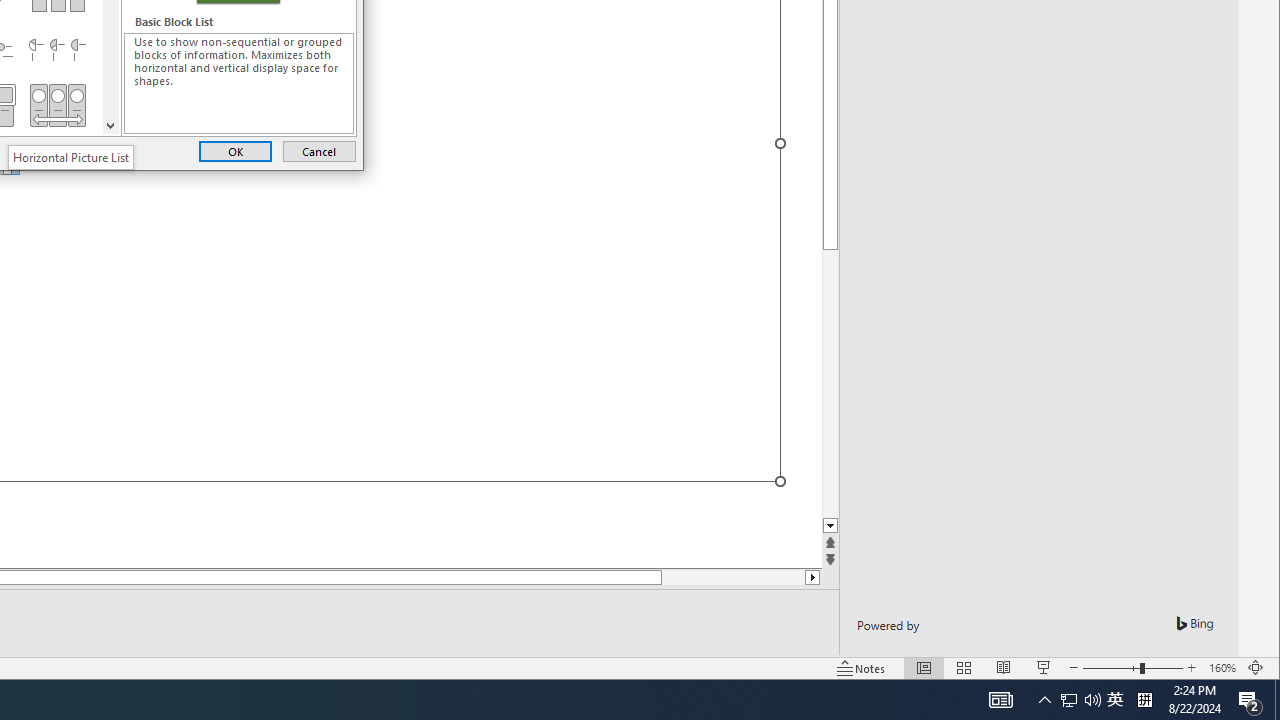 The image size is (1280, 720). Describe the element at coordinates (71, 156) in the screenshot. I see `'Horizontal Picture List'` at that location.